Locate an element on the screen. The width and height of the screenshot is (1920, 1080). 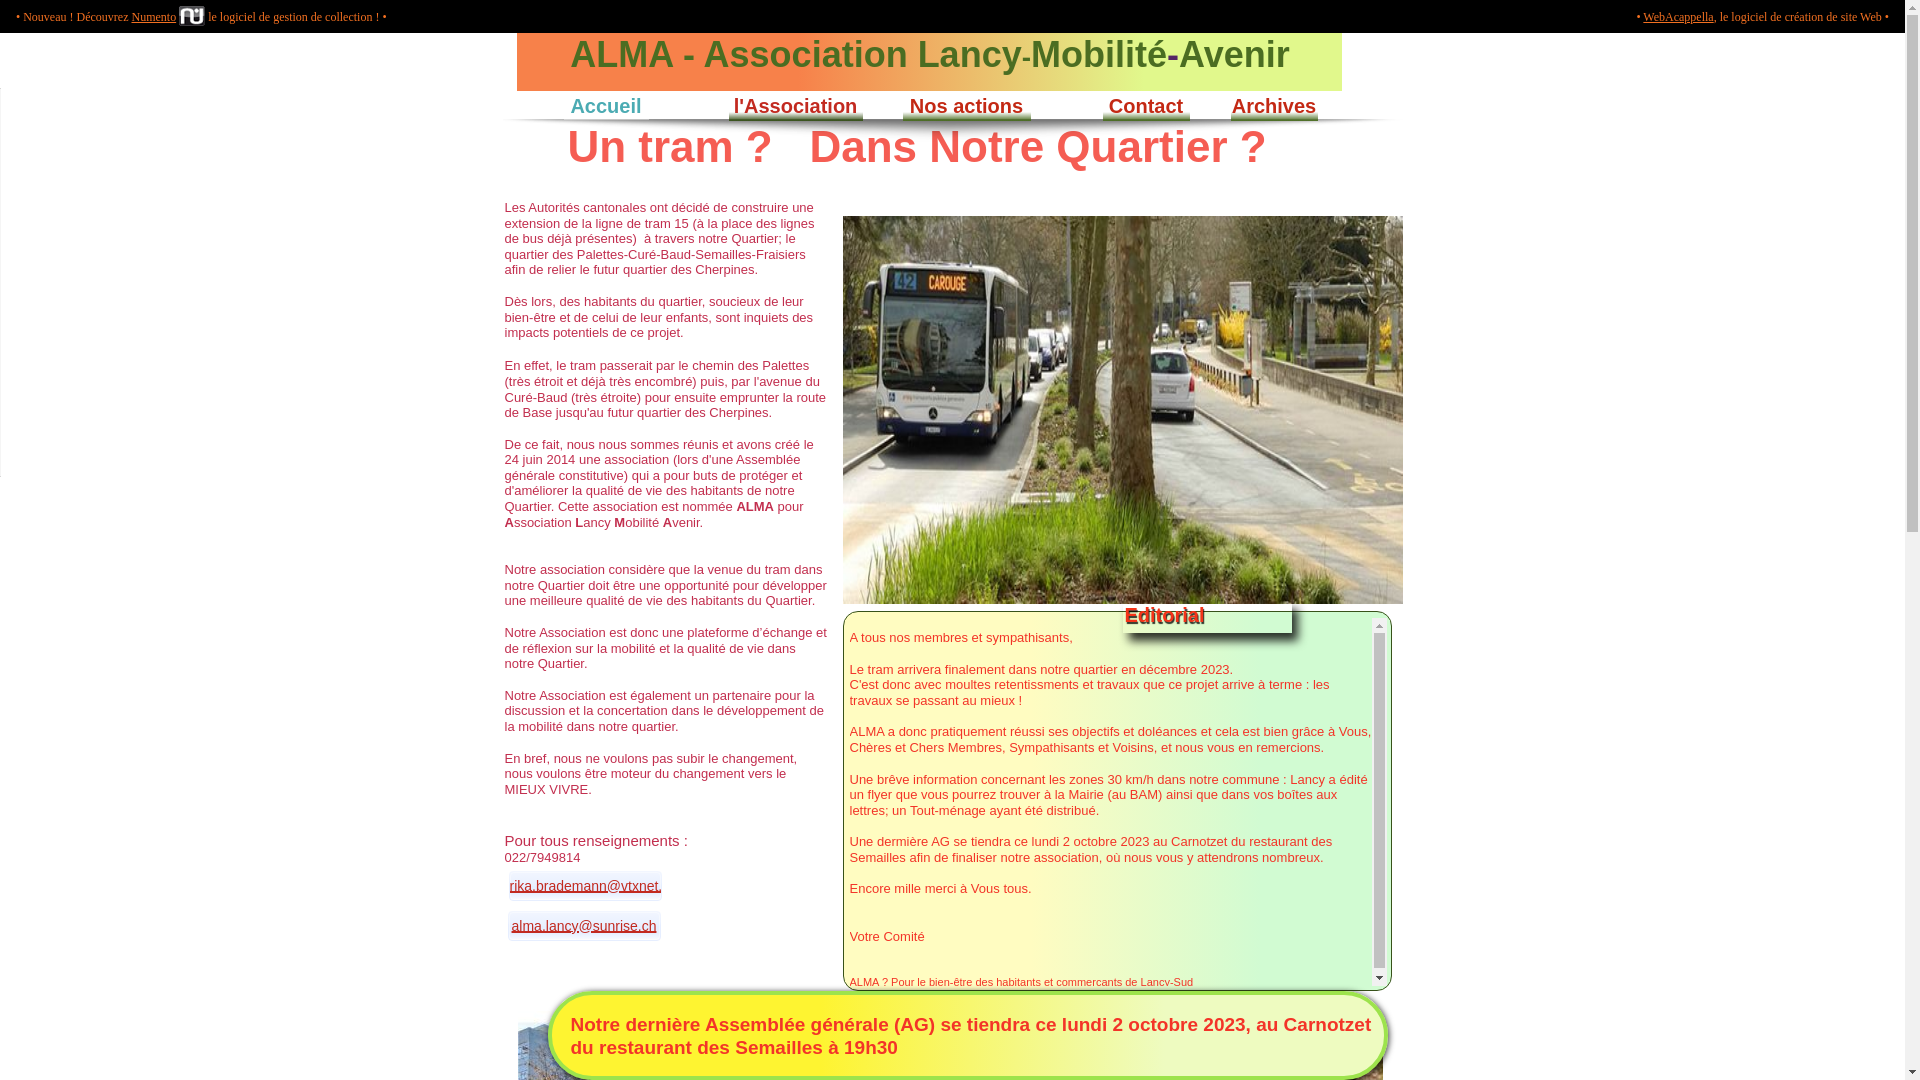
'Nos actions' is located at coordinates (901, 105).